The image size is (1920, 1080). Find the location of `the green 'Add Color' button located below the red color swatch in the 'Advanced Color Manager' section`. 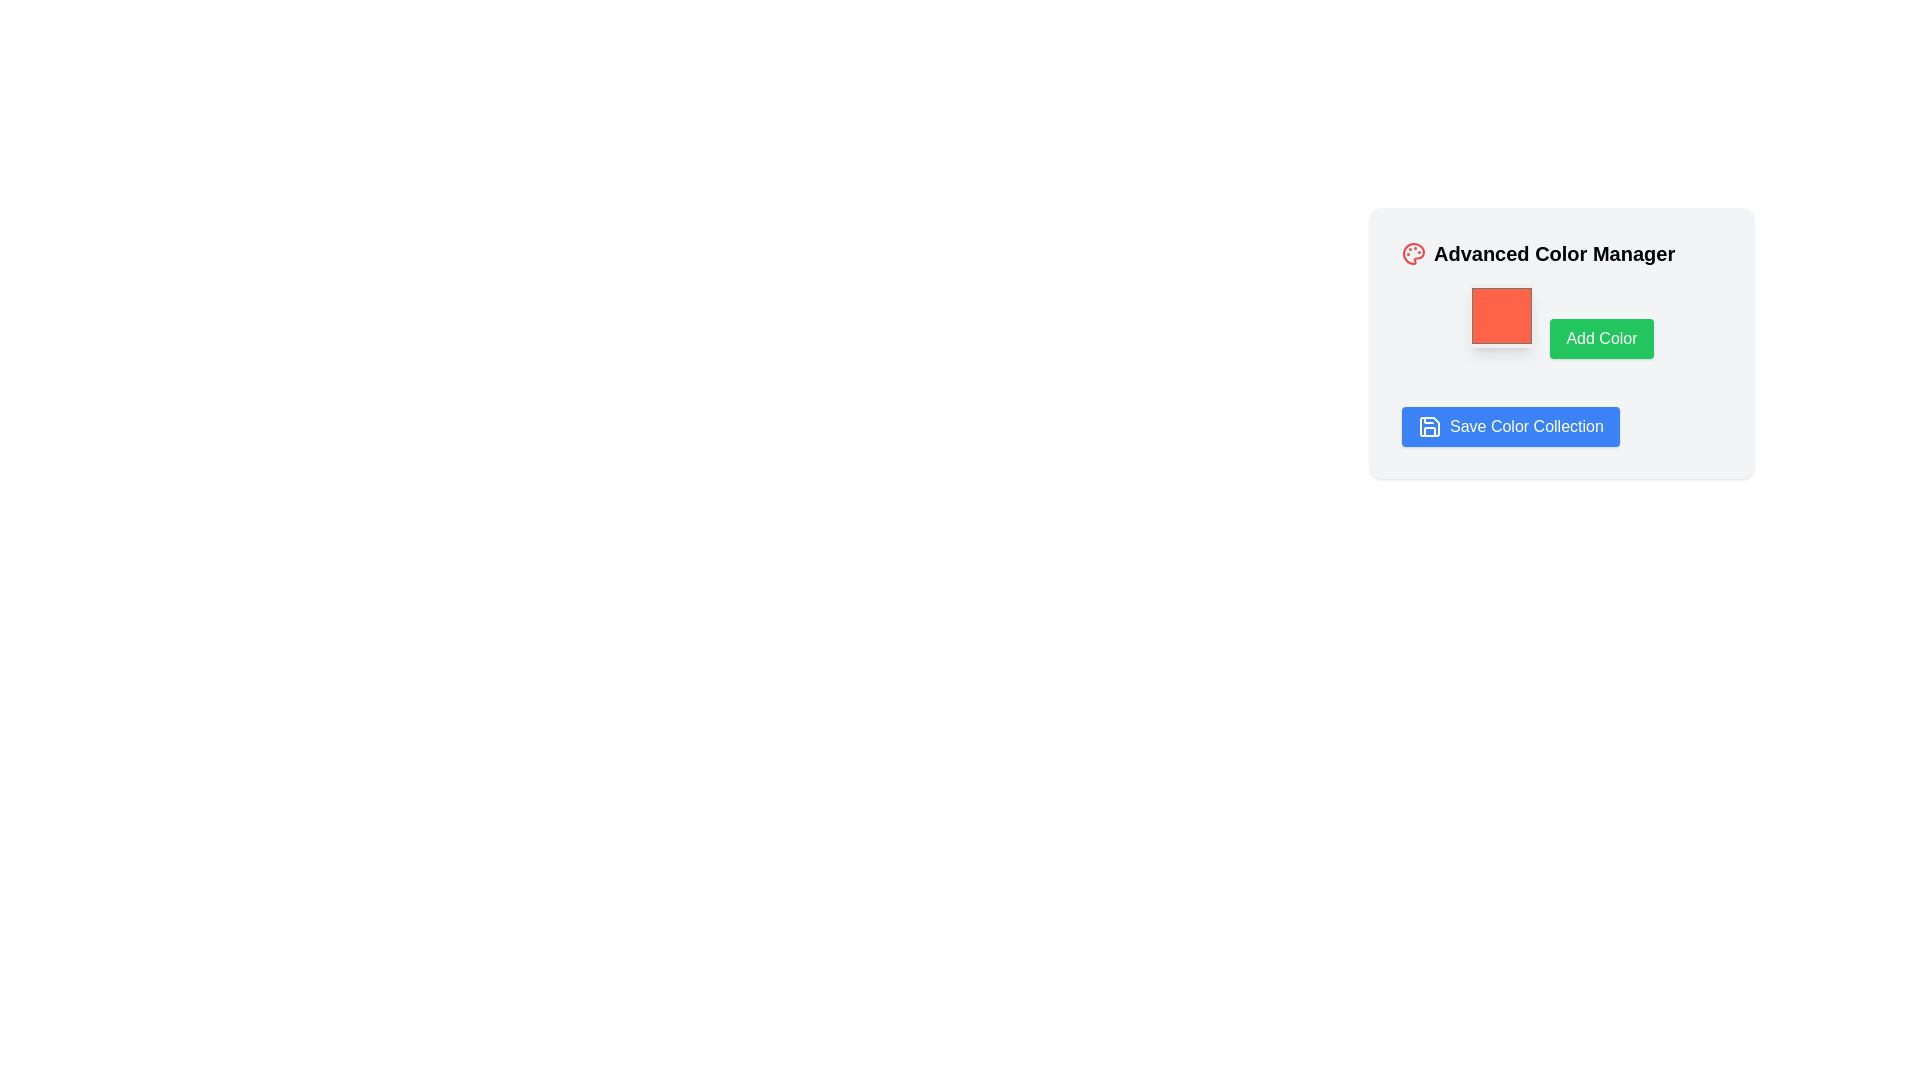

the green 'Add Color' button located below the red color swatch in the 'Advanced Color Manager' section is located at coordinates (1602, 338).